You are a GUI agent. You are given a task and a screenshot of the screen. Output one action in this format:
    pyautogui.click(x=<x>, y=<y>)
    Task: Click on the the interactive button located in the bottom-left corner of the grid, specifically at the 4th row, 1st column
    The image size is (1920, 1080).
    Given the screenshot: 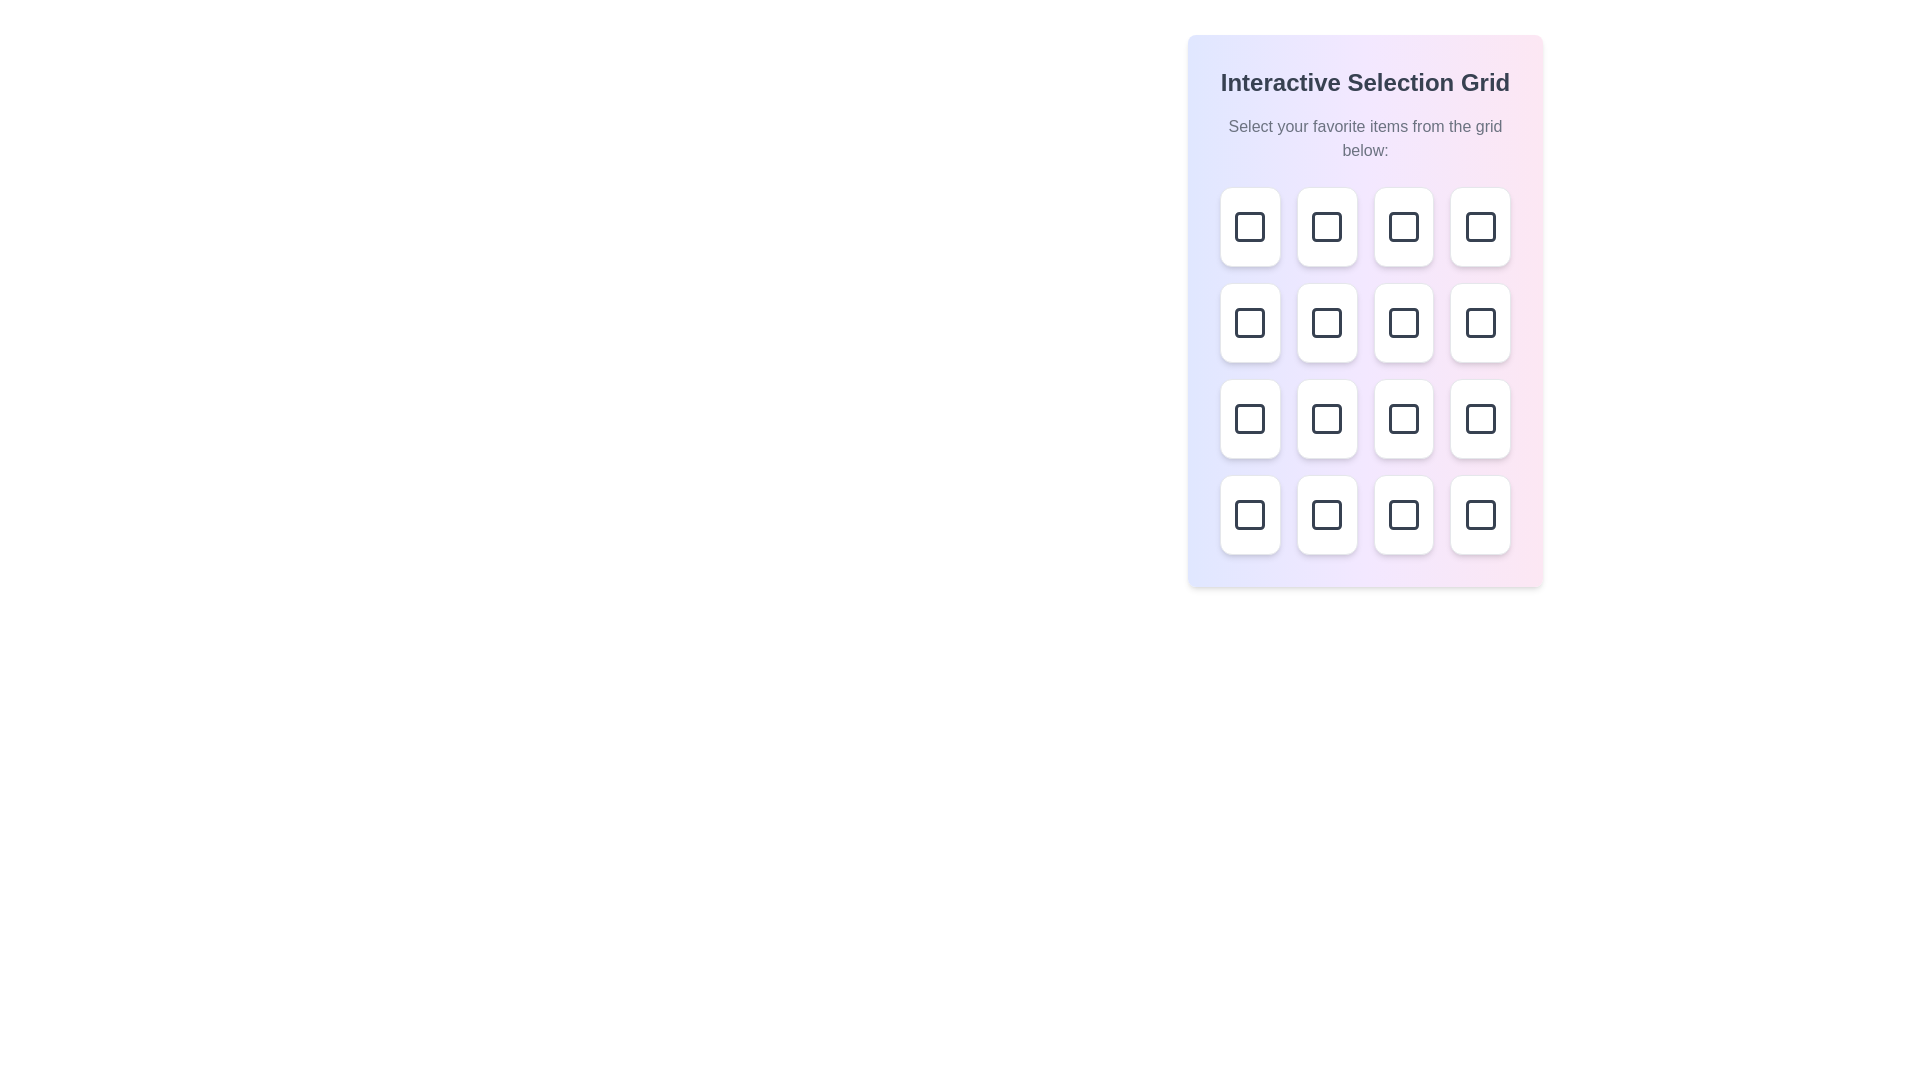 What is the action you would take?
    pyautogui.click(x=1249, y=514)
    